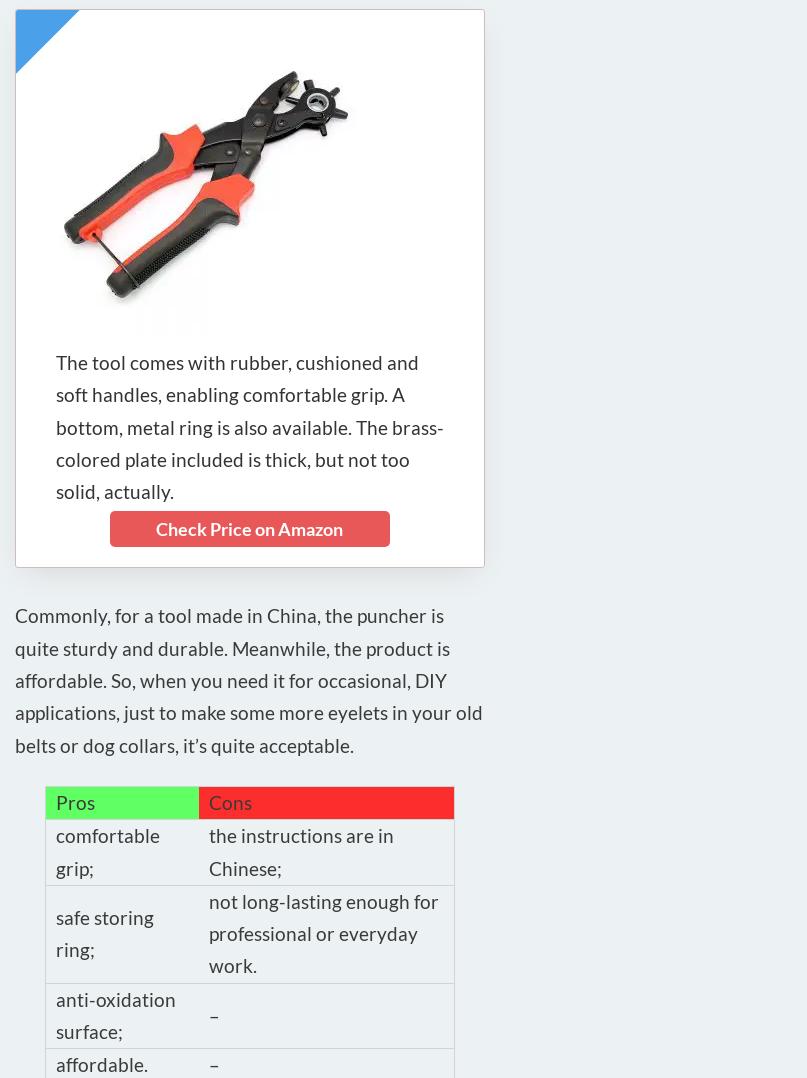 The width and height of the screenshot is (807, 1078). What do you see at coordinates (103, 932) in the screenshot?
I see `'safe storing ring;'` at bounding box center [103, 932].